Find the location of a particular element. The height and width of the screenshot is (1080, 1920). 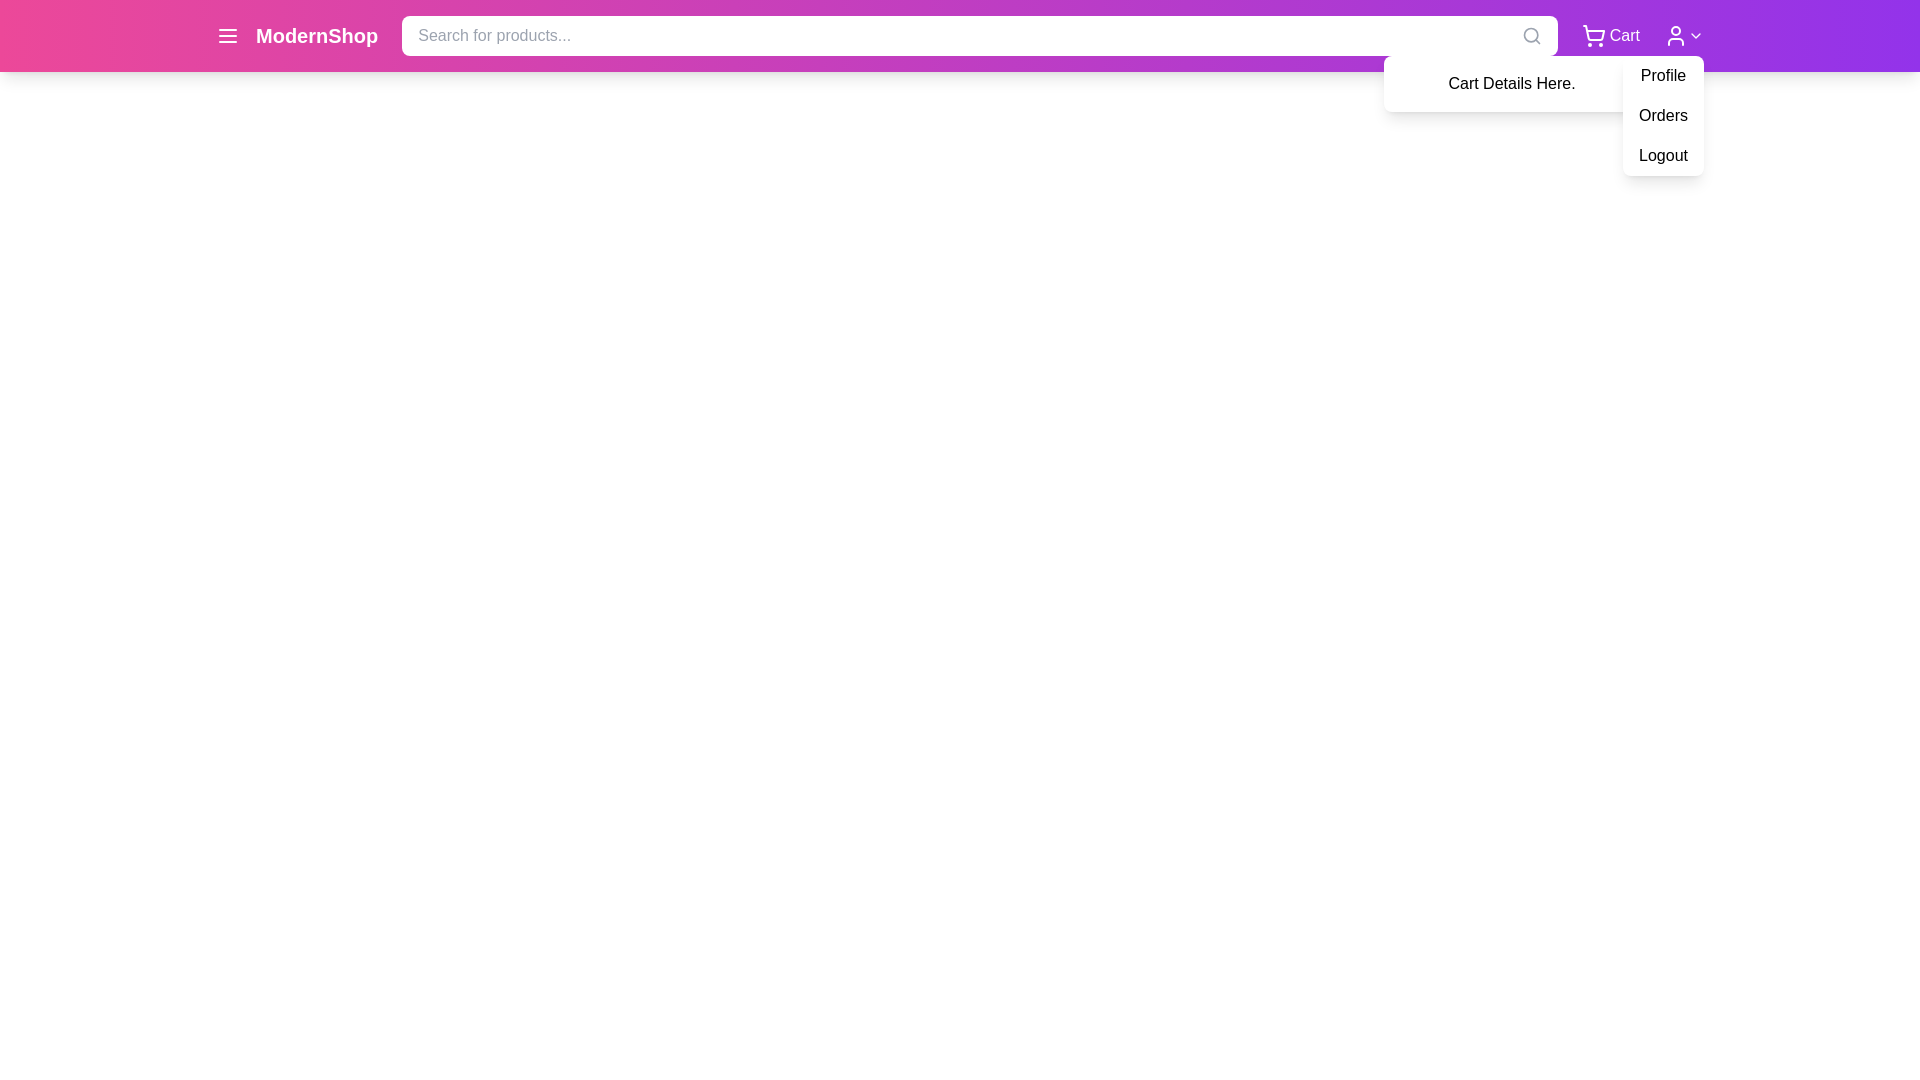

the user menu button located on the top navigation bar at the far right side is located at coordinates (1683, 35).